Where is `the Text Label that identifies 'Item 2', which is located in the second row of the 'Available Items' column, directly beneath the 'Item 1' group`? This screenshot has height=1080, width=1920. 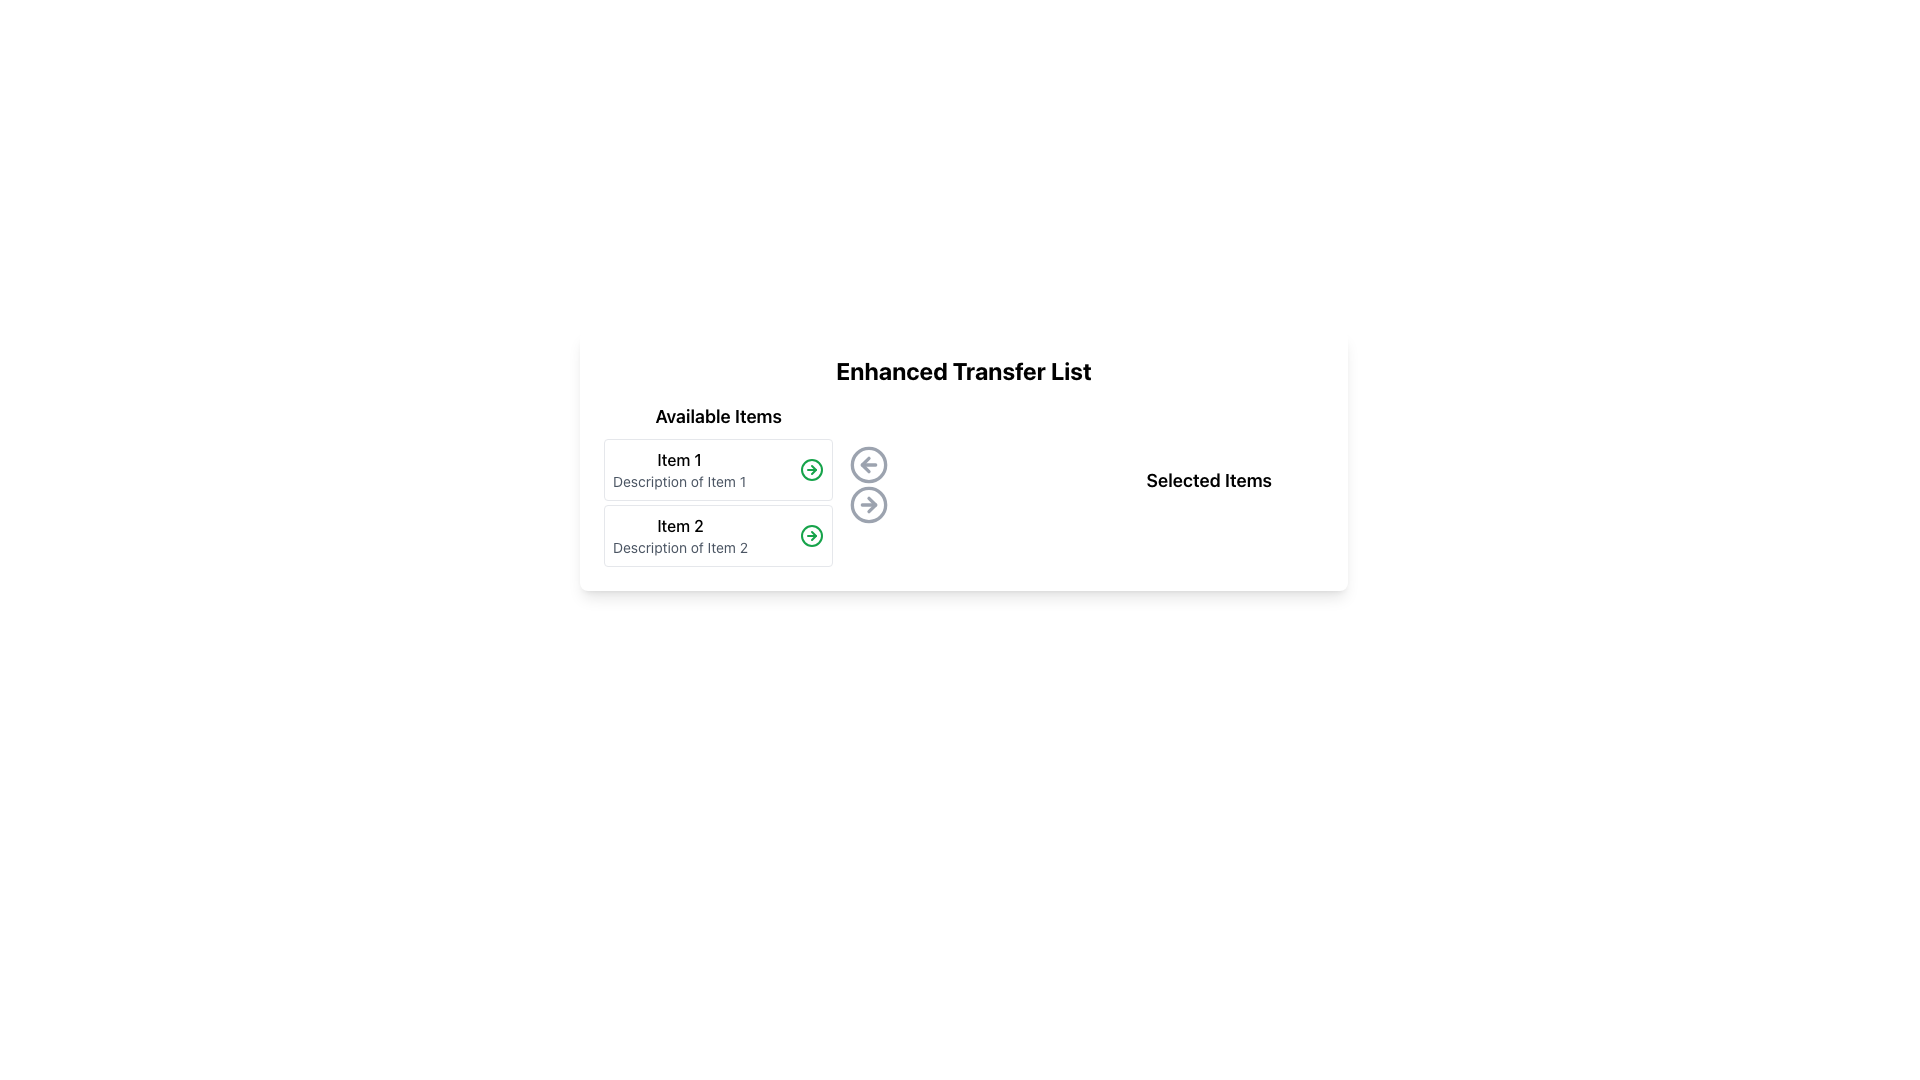 the Text Label that identifies 'Item 2', which is located in the second row of the 'Available Items' column, directly beneath the 'Item 1' group is located at coordinates (680, 524).